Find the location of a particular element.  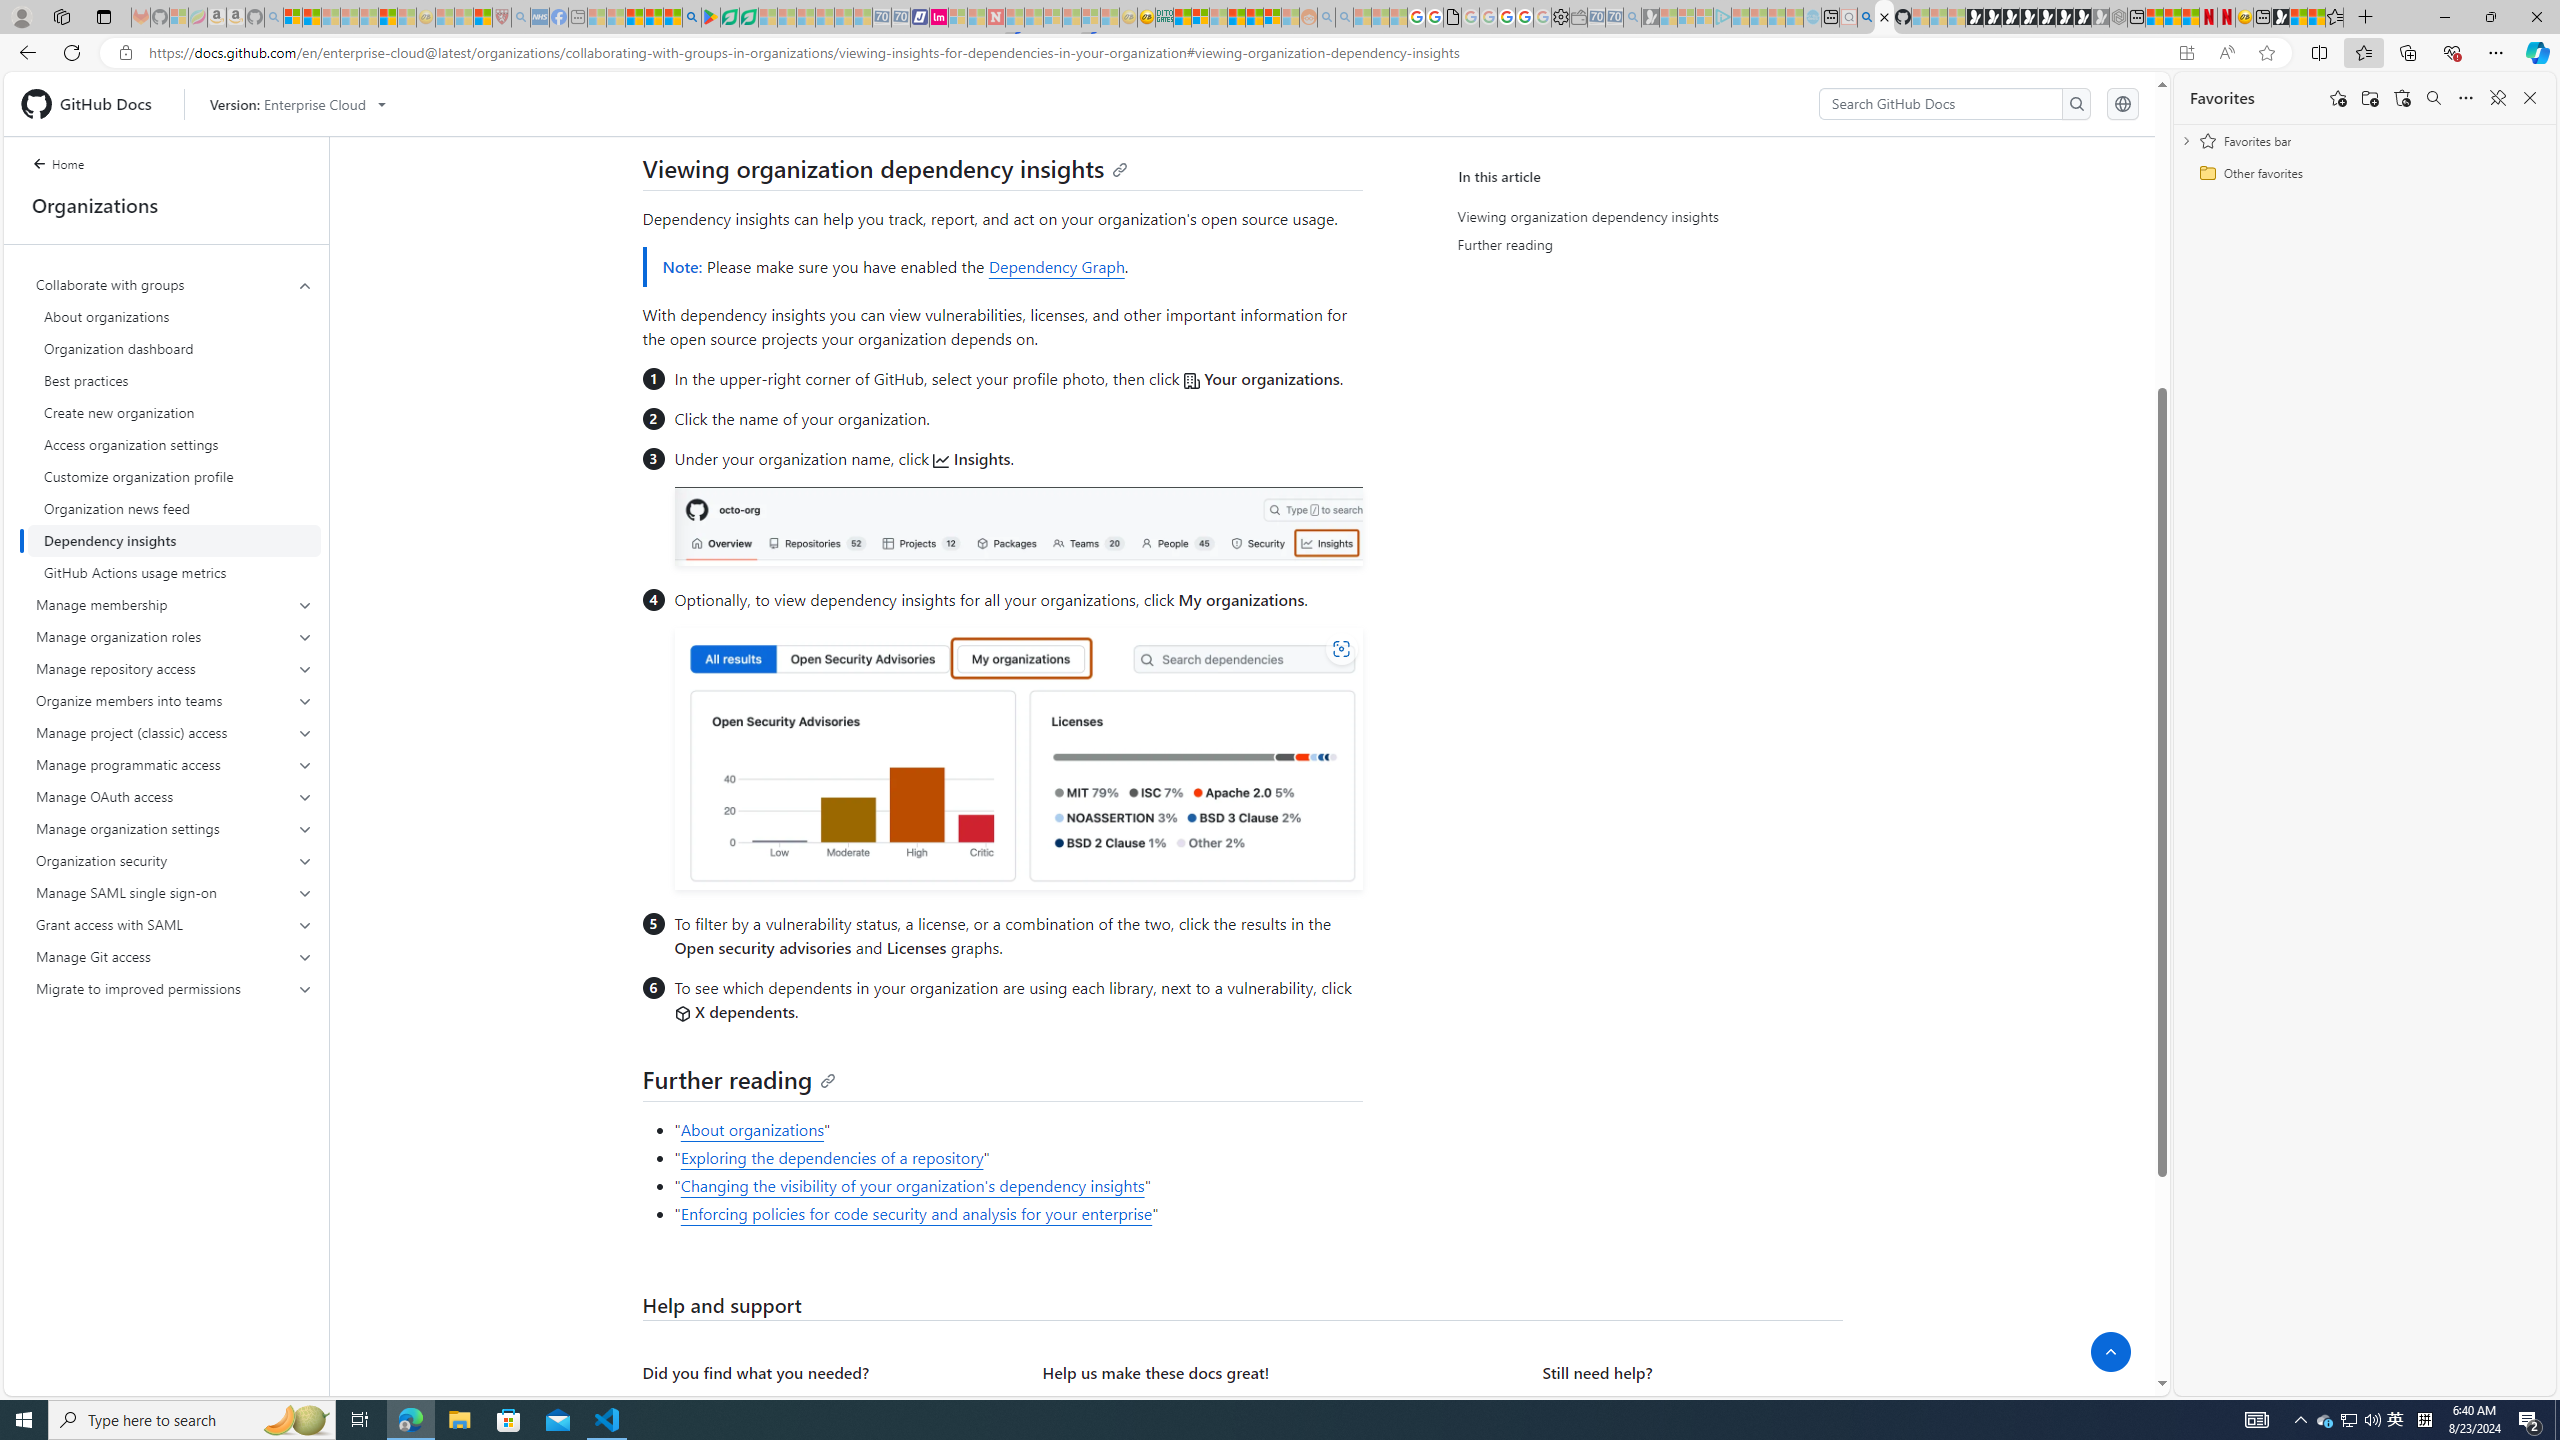

'Migrate to improved permissions' is located at coordinates (175, 988).